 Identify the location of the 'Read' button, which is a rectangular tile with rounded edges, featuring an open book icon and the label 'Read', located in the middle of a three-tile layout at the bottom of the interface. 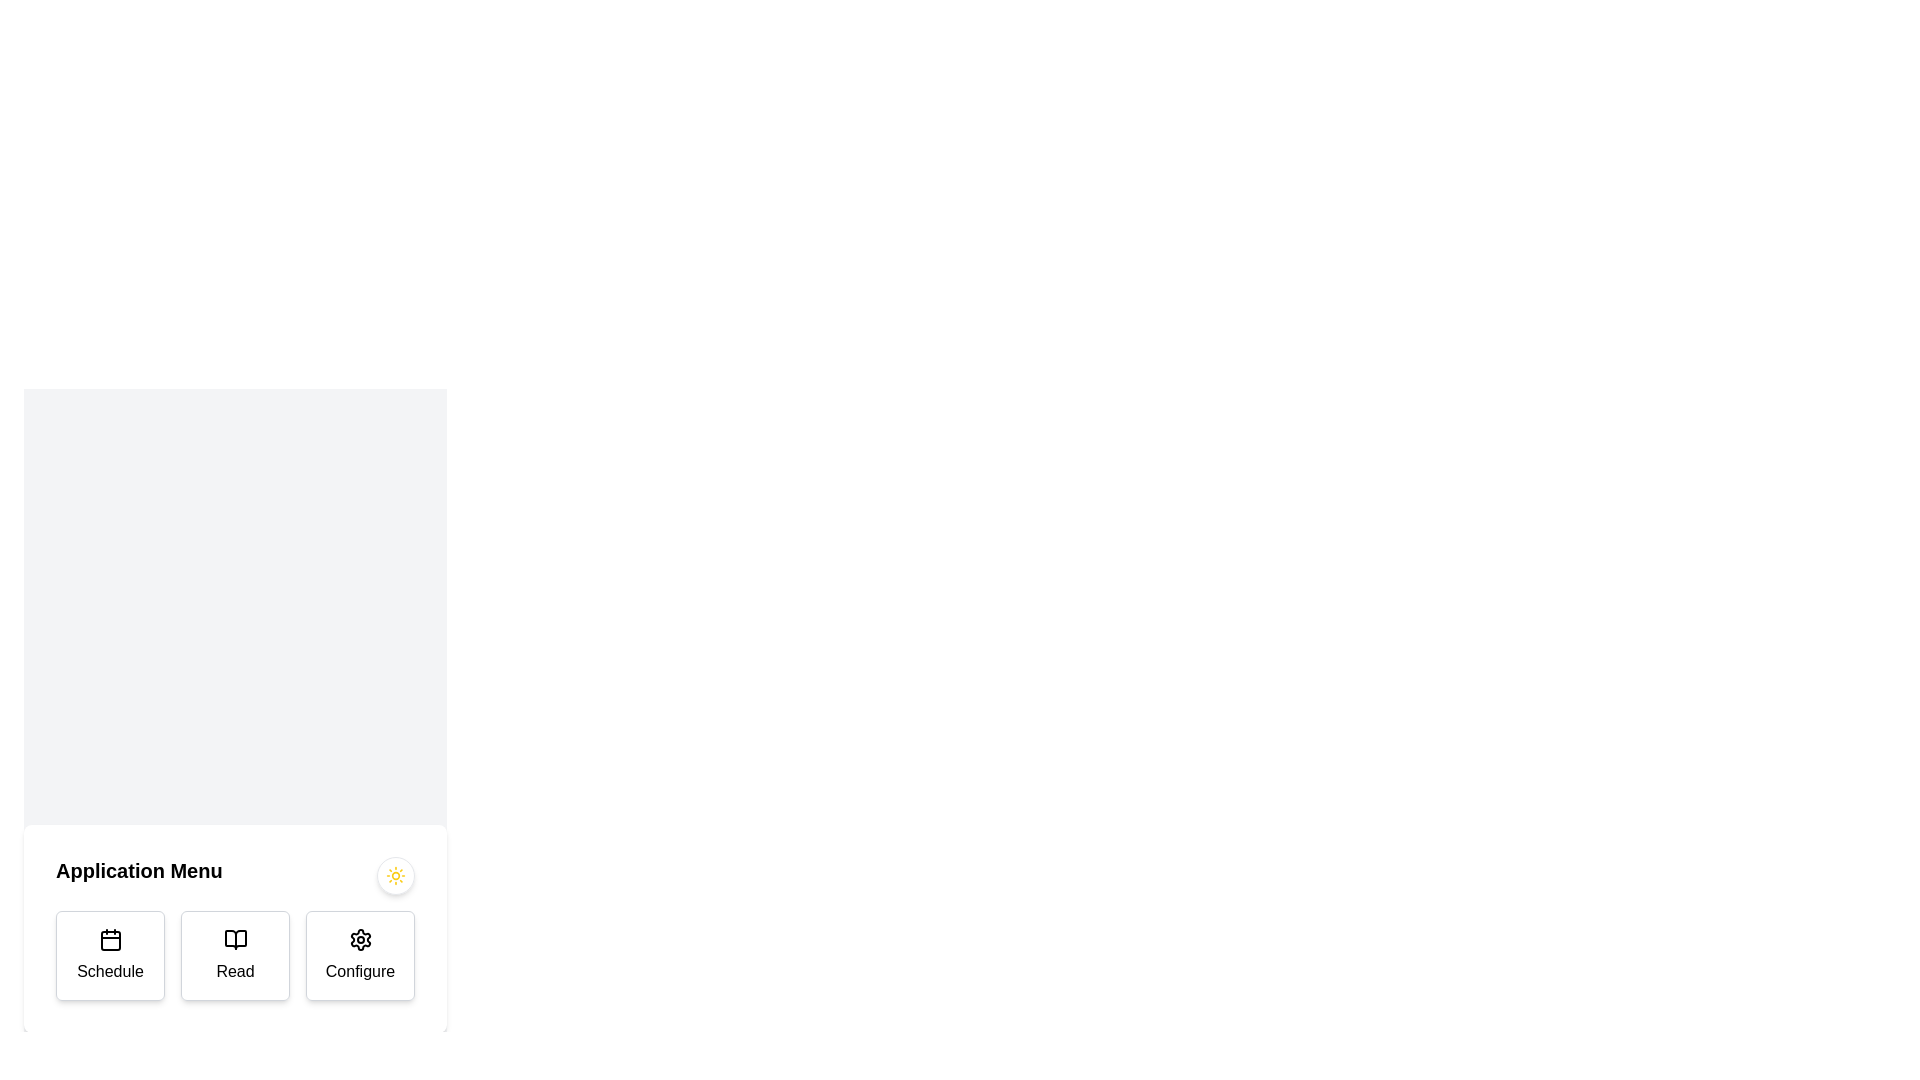
(235, 955).